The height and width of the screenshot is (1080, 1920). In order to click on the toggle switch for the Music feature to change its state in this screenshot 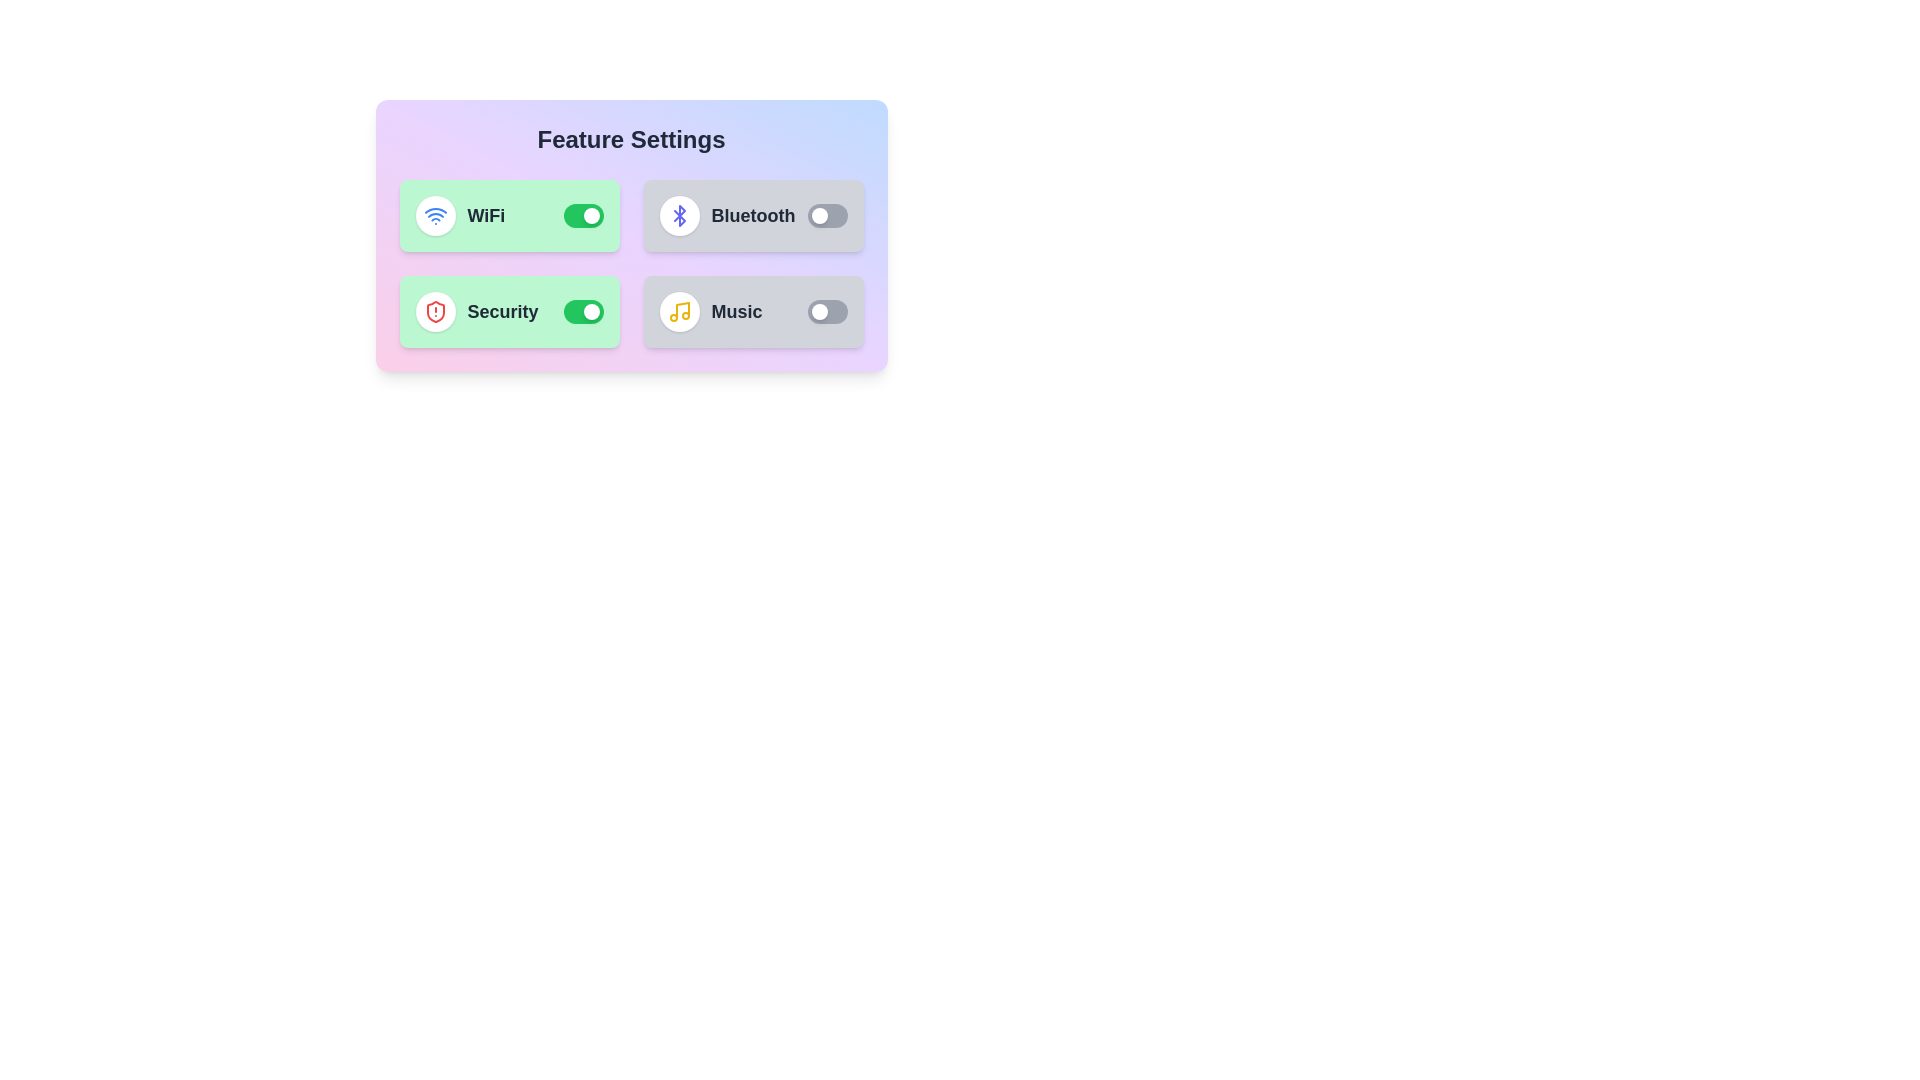, I will do `click(827, 312)`.